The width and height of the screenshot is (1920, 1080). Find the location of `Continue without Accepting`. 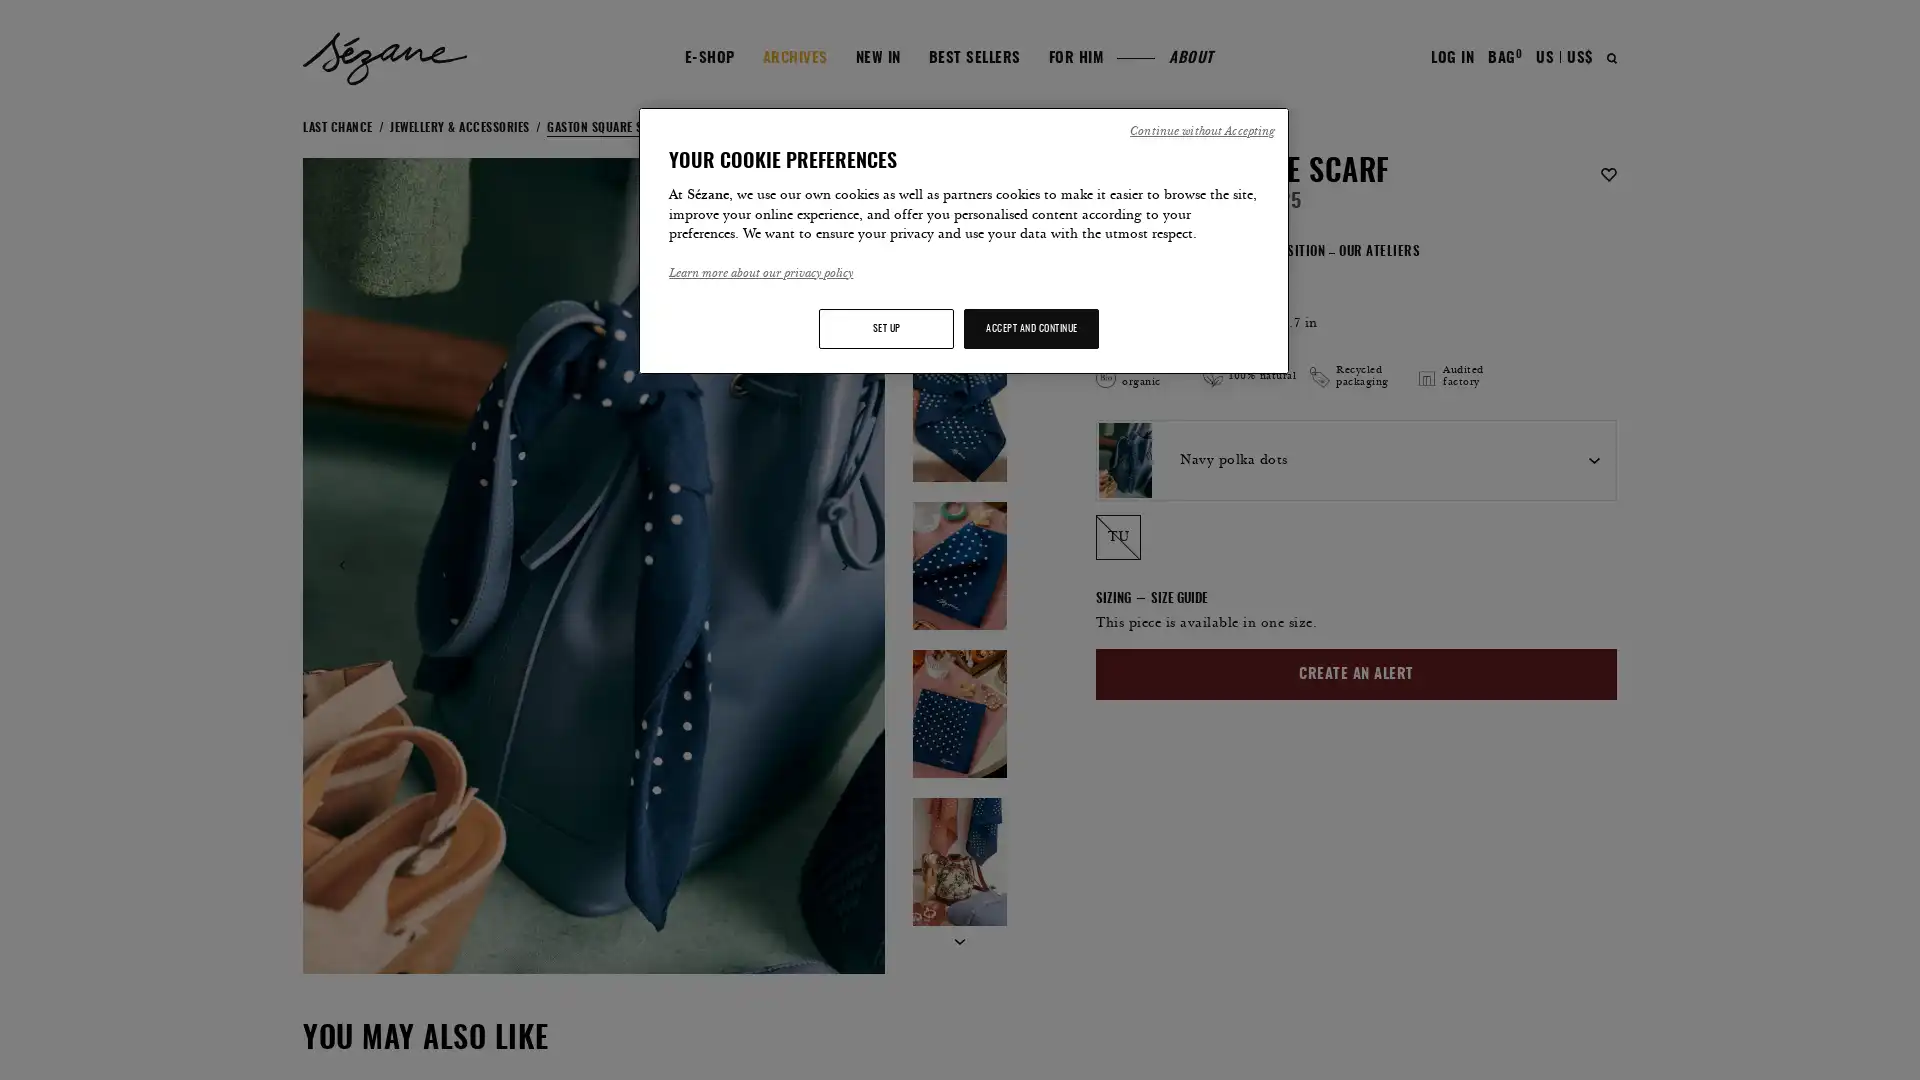

Continue without Accepting is located at coordinates (1200, 131).